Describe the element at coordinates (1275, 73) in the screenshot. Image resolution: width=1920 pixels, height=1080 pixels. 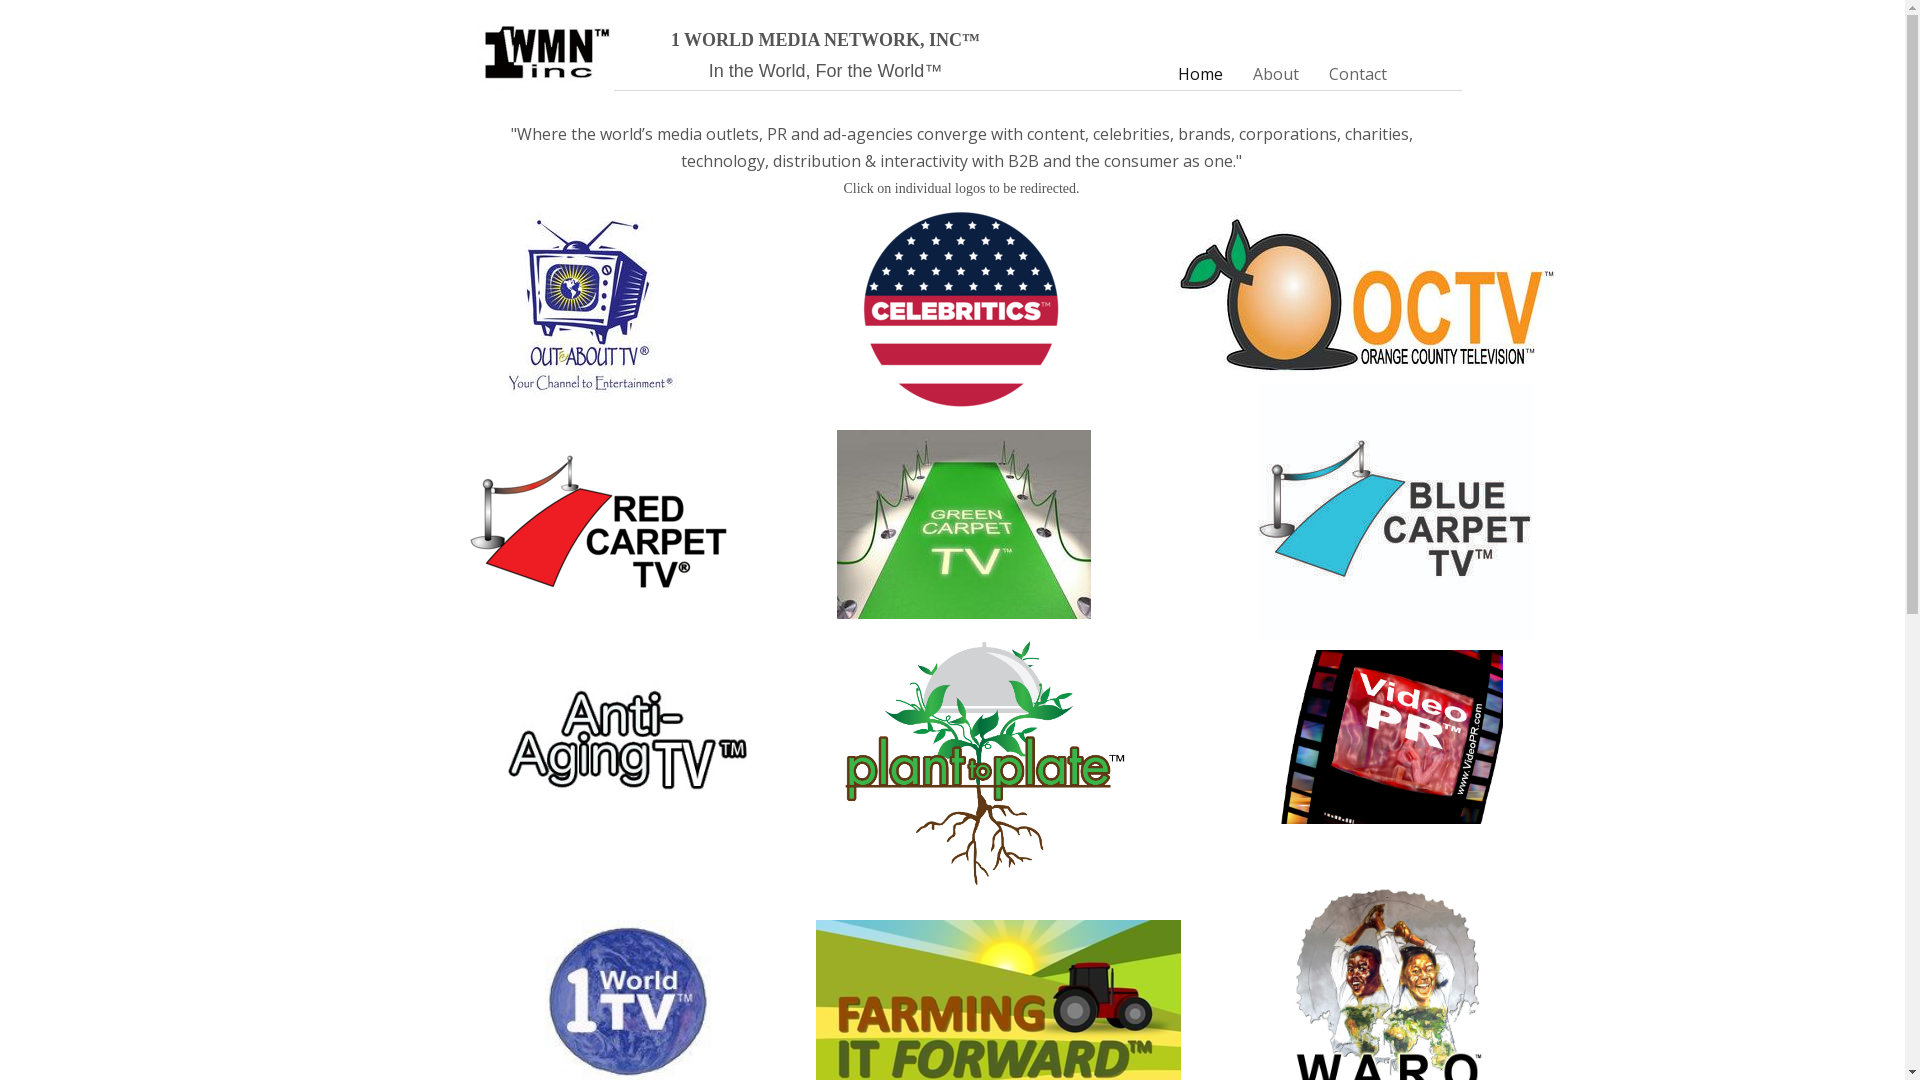
I see `'About'` at that location.